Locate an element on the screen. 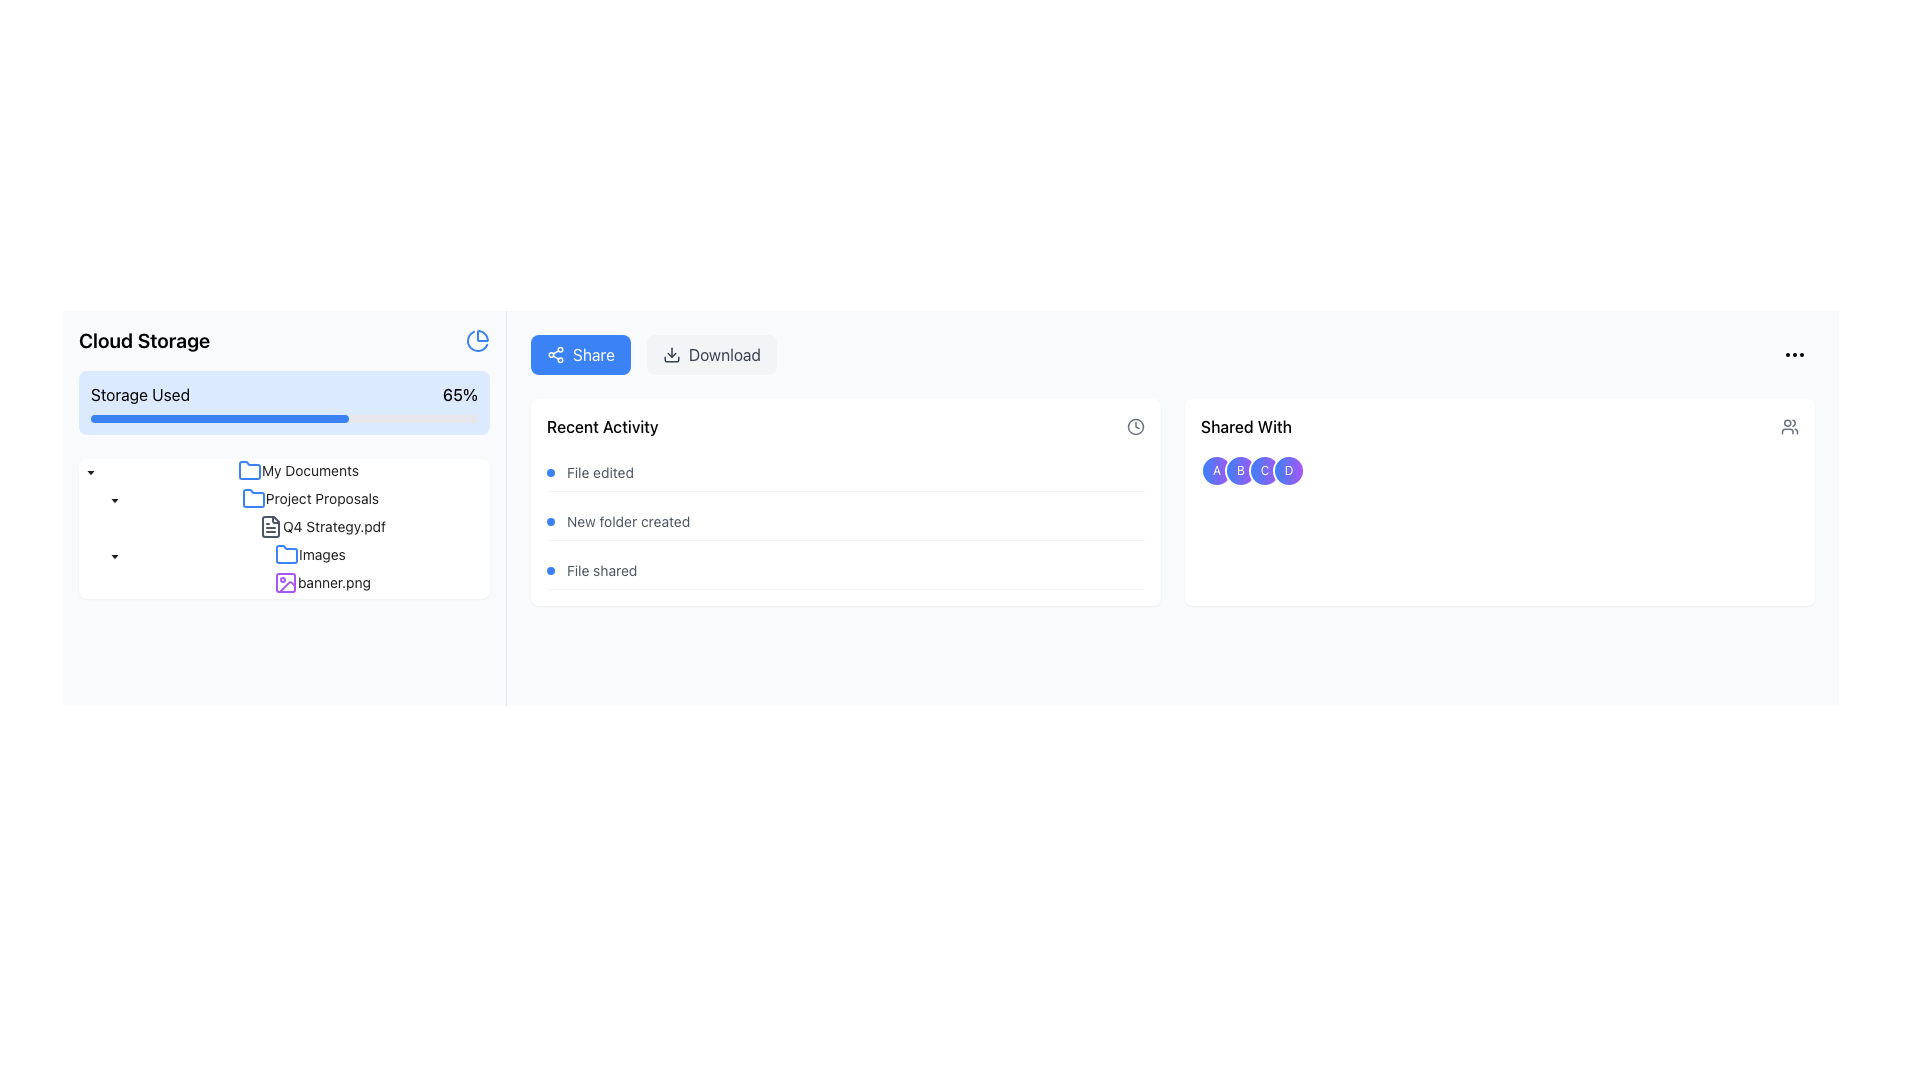 Image resolution: width=1920 pixels, height=1080 pixels. the folder icon with a blue tint labeled 'My Documents' from its position in the 'Cloud Storage' panel on the left side of the interface is located at coordinates (248, 470).